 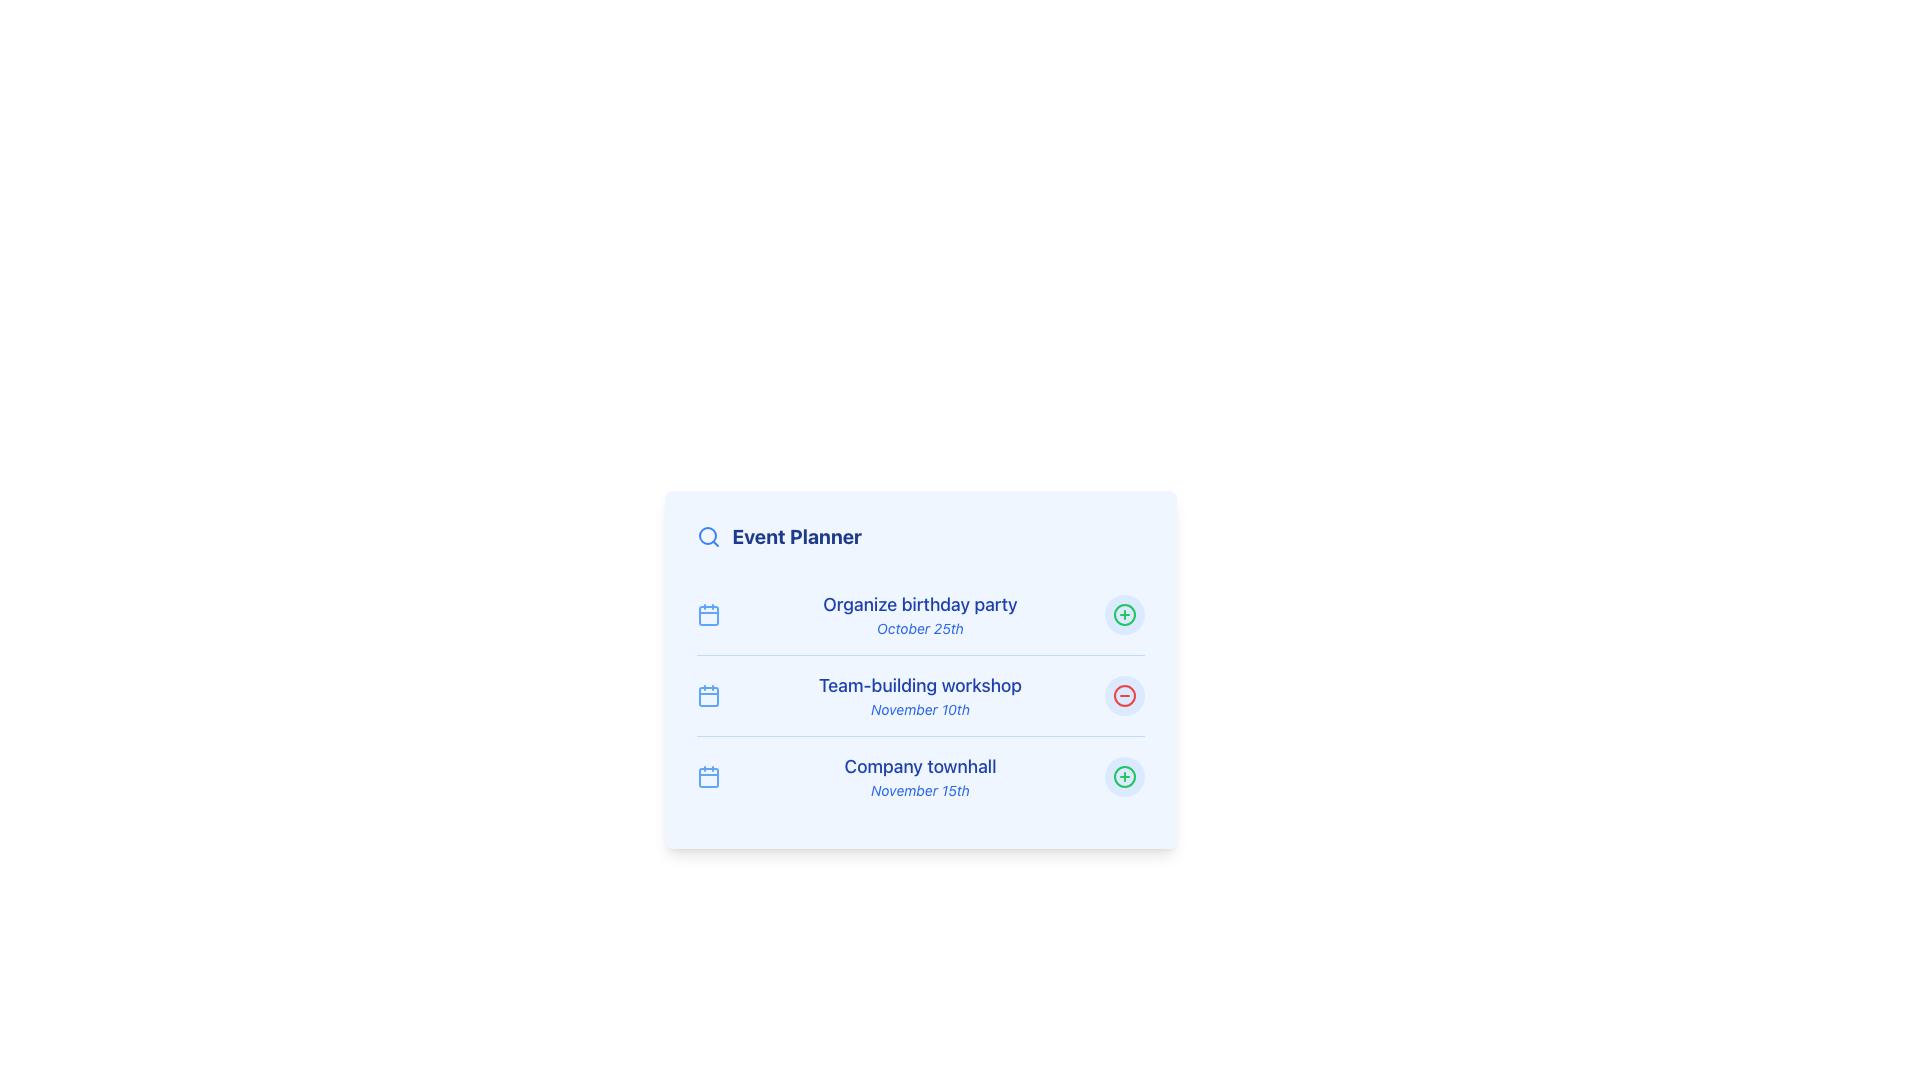 What do you see at coordinates (1124, 775) in the screenshot?
I see `the green circular button with a plus symbol associated with the 'Organize birthday party' task to observe any hover effects` at bounding box center [1124, 775].